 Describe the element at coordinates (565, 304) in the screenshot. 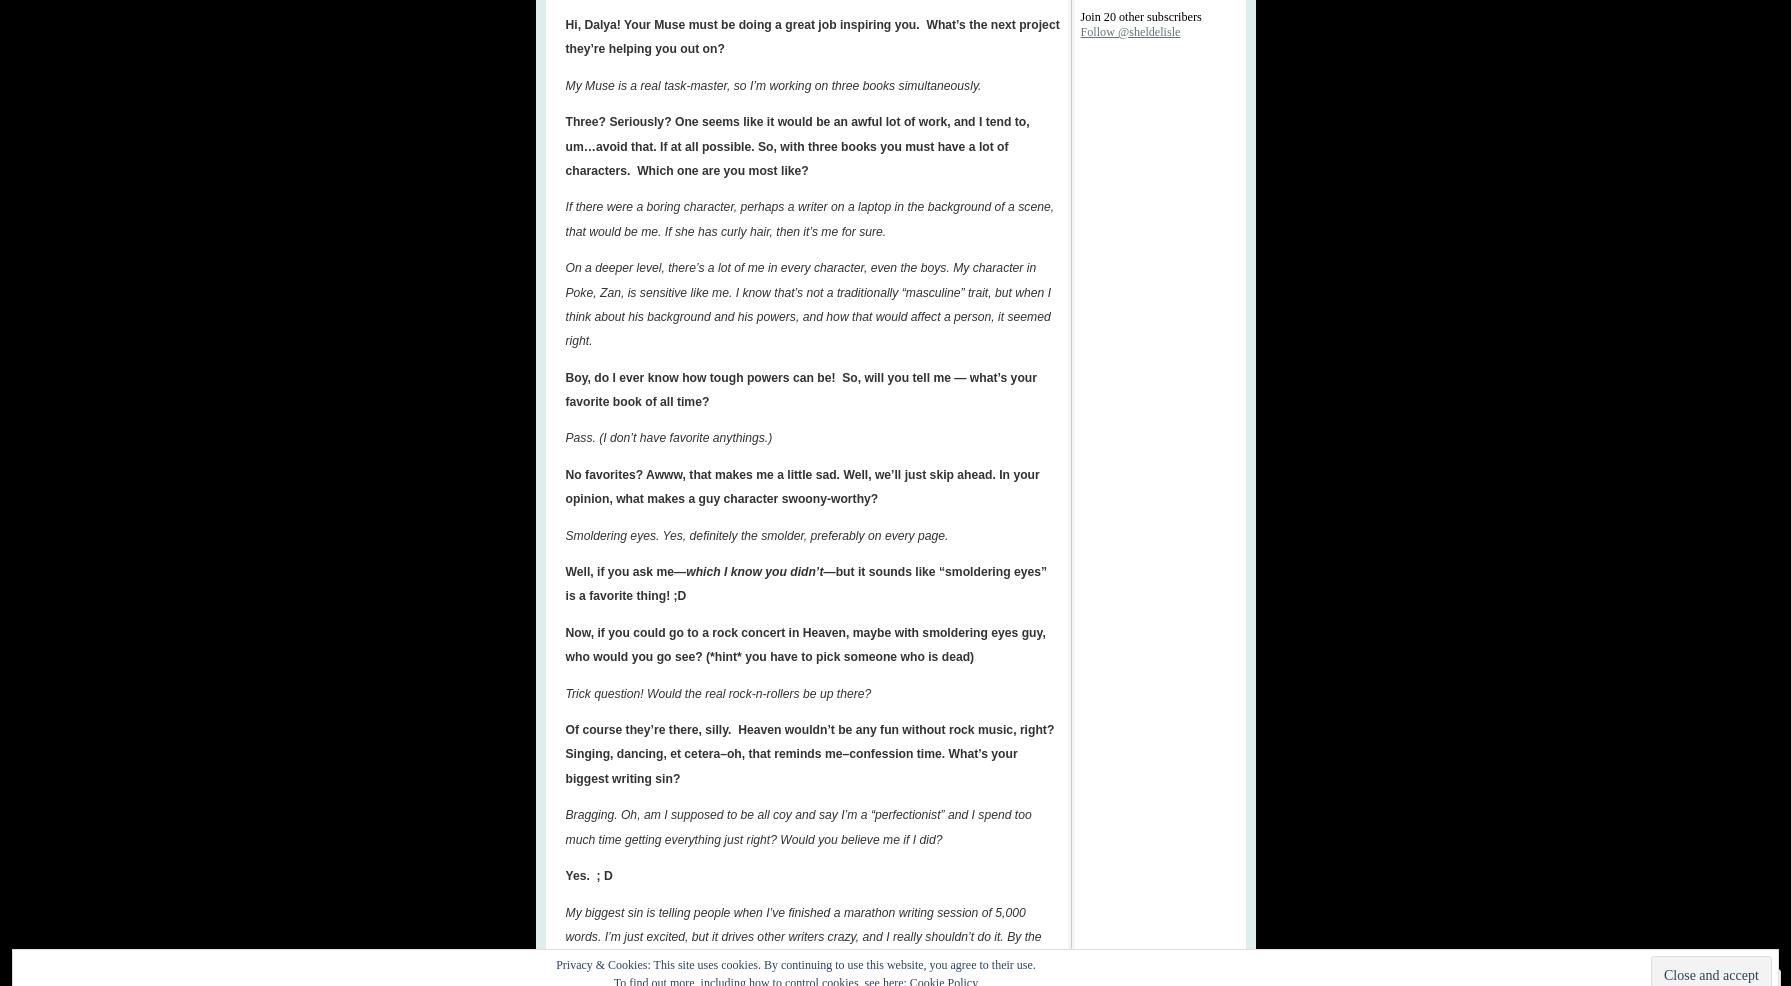

I see `'On a deeper level, there’s a lot of me in every character, even the boys. My character in Poke, Zan, is sensitive like me. I know that’s not a traditionally “masculine” trait, but when I think about his background and his powers, and how that would affect a person, it seemed right'` at that location.